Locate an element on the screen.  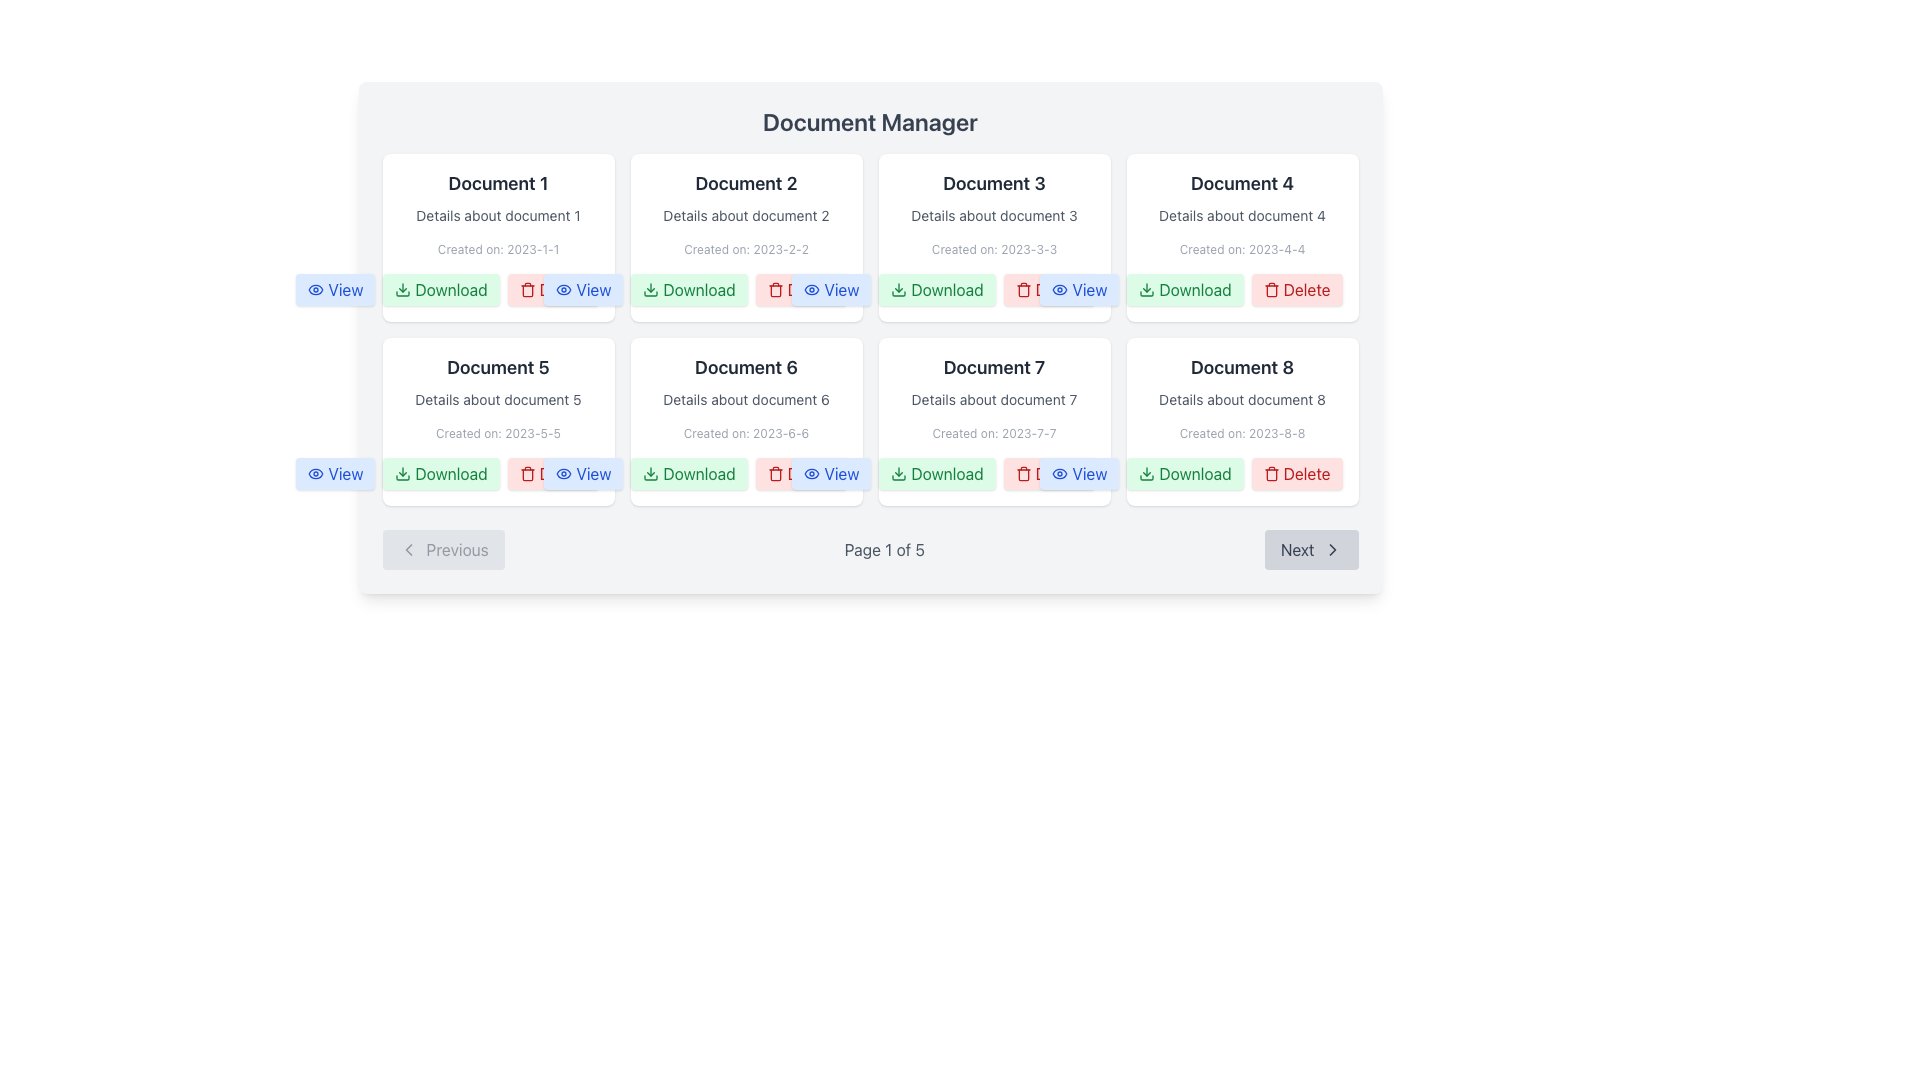
the 'Download' icon within the button in the Document Manager section, which serves as a visual cue for the download action is located at coordinates (402, 289).